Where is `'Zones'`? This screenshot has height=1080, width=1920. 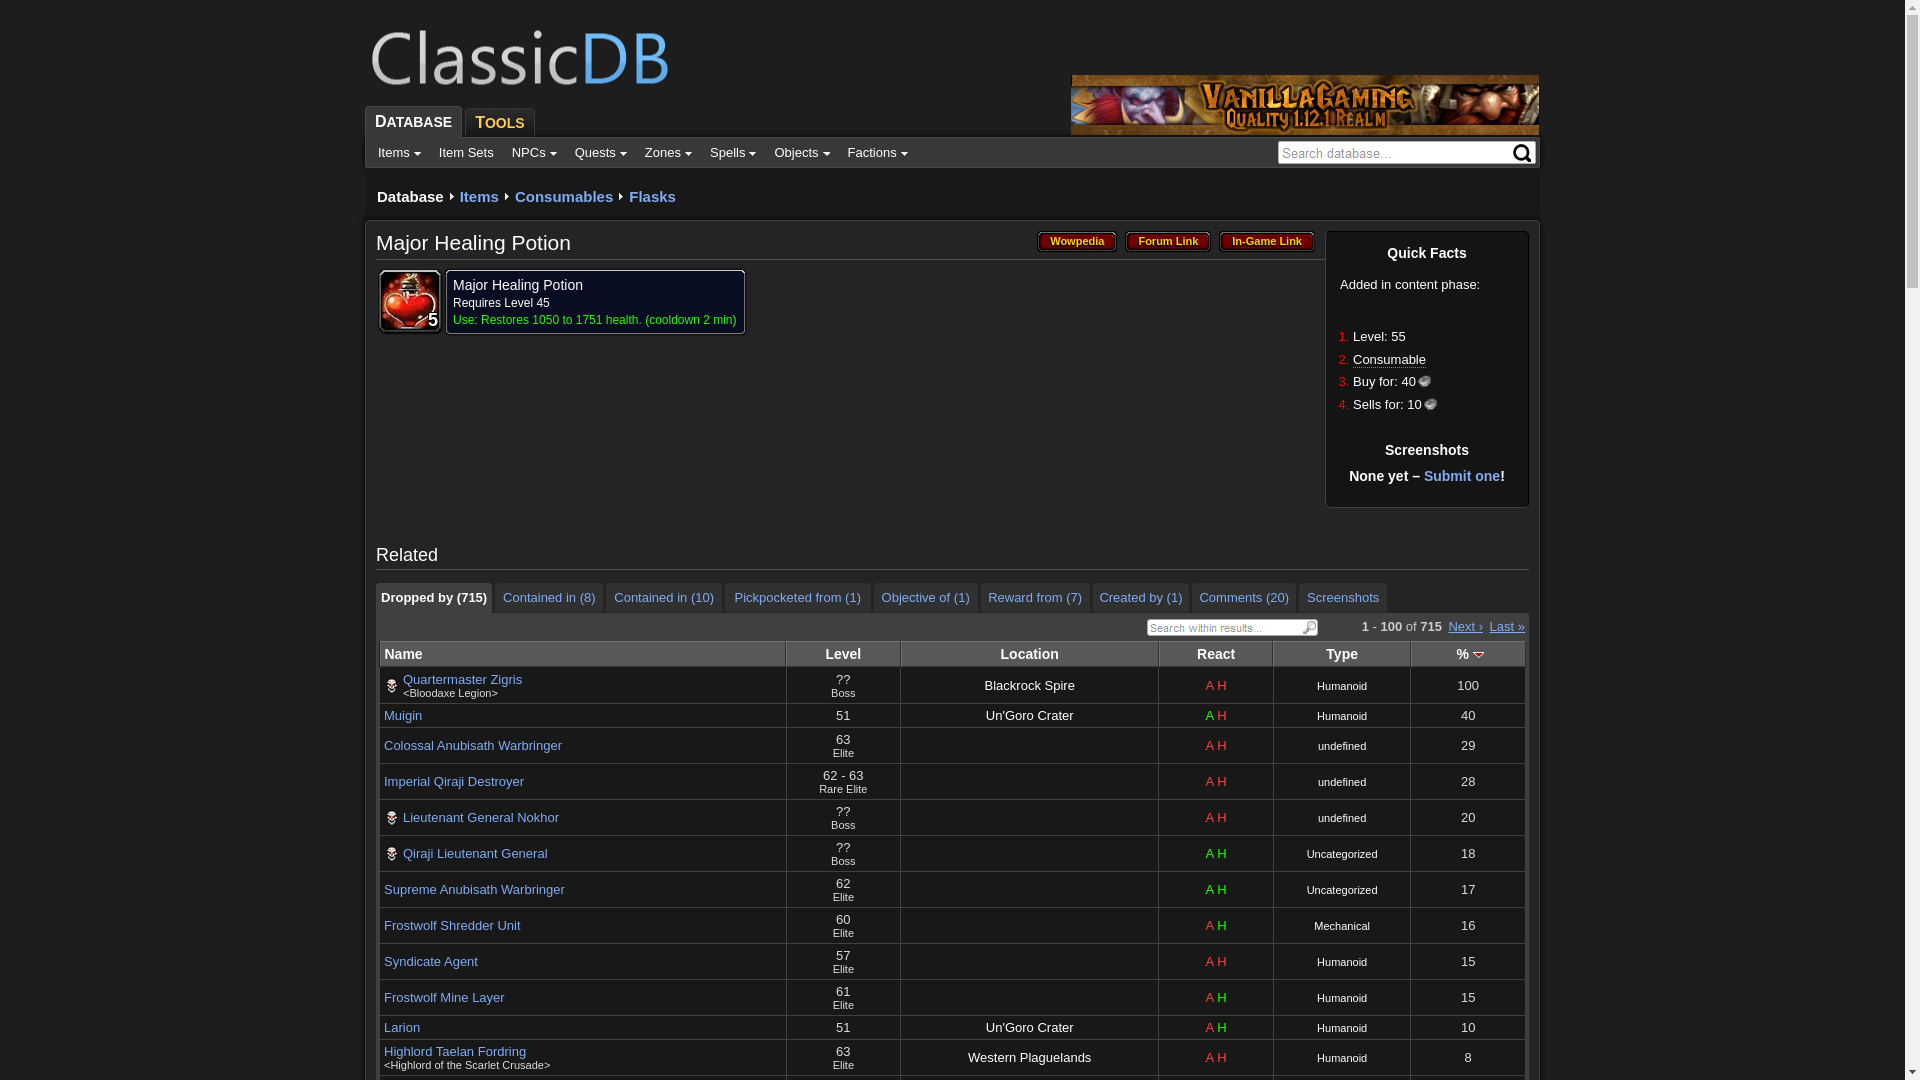 'Zones' is located at coordinates (668, 151).